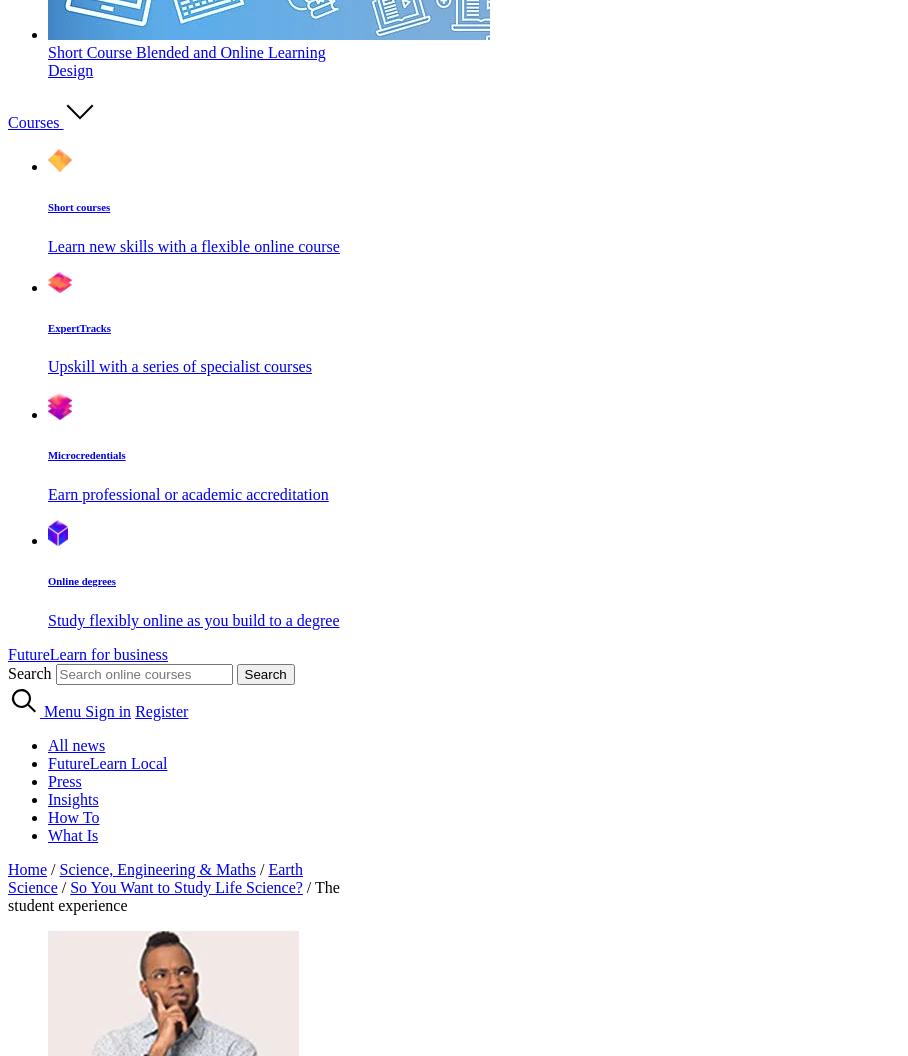 The height and width of the screenshot is (1056, 908). What do you see at coordinates (64, 780) in the screenshot?
I see `'Press'` at bounding box center [64, 780].